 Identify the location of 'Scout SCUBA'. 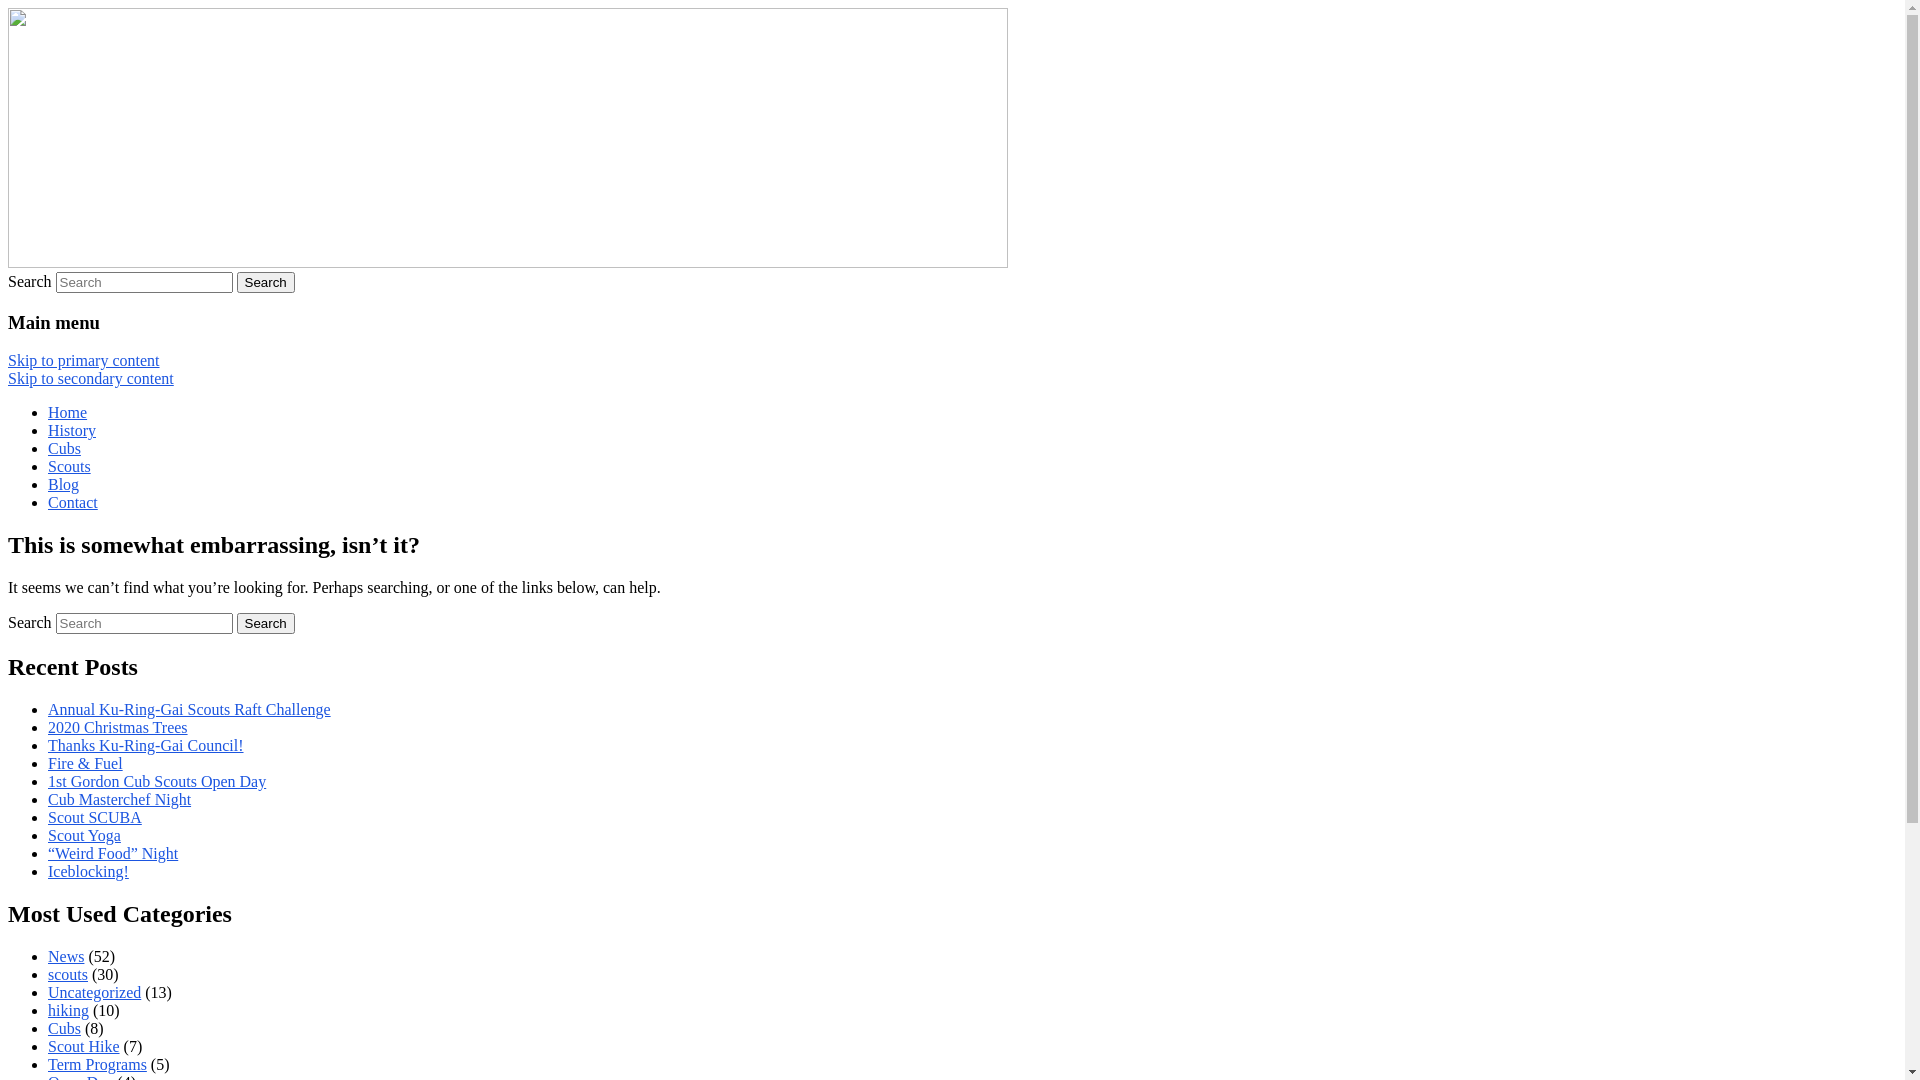
(94, 817).